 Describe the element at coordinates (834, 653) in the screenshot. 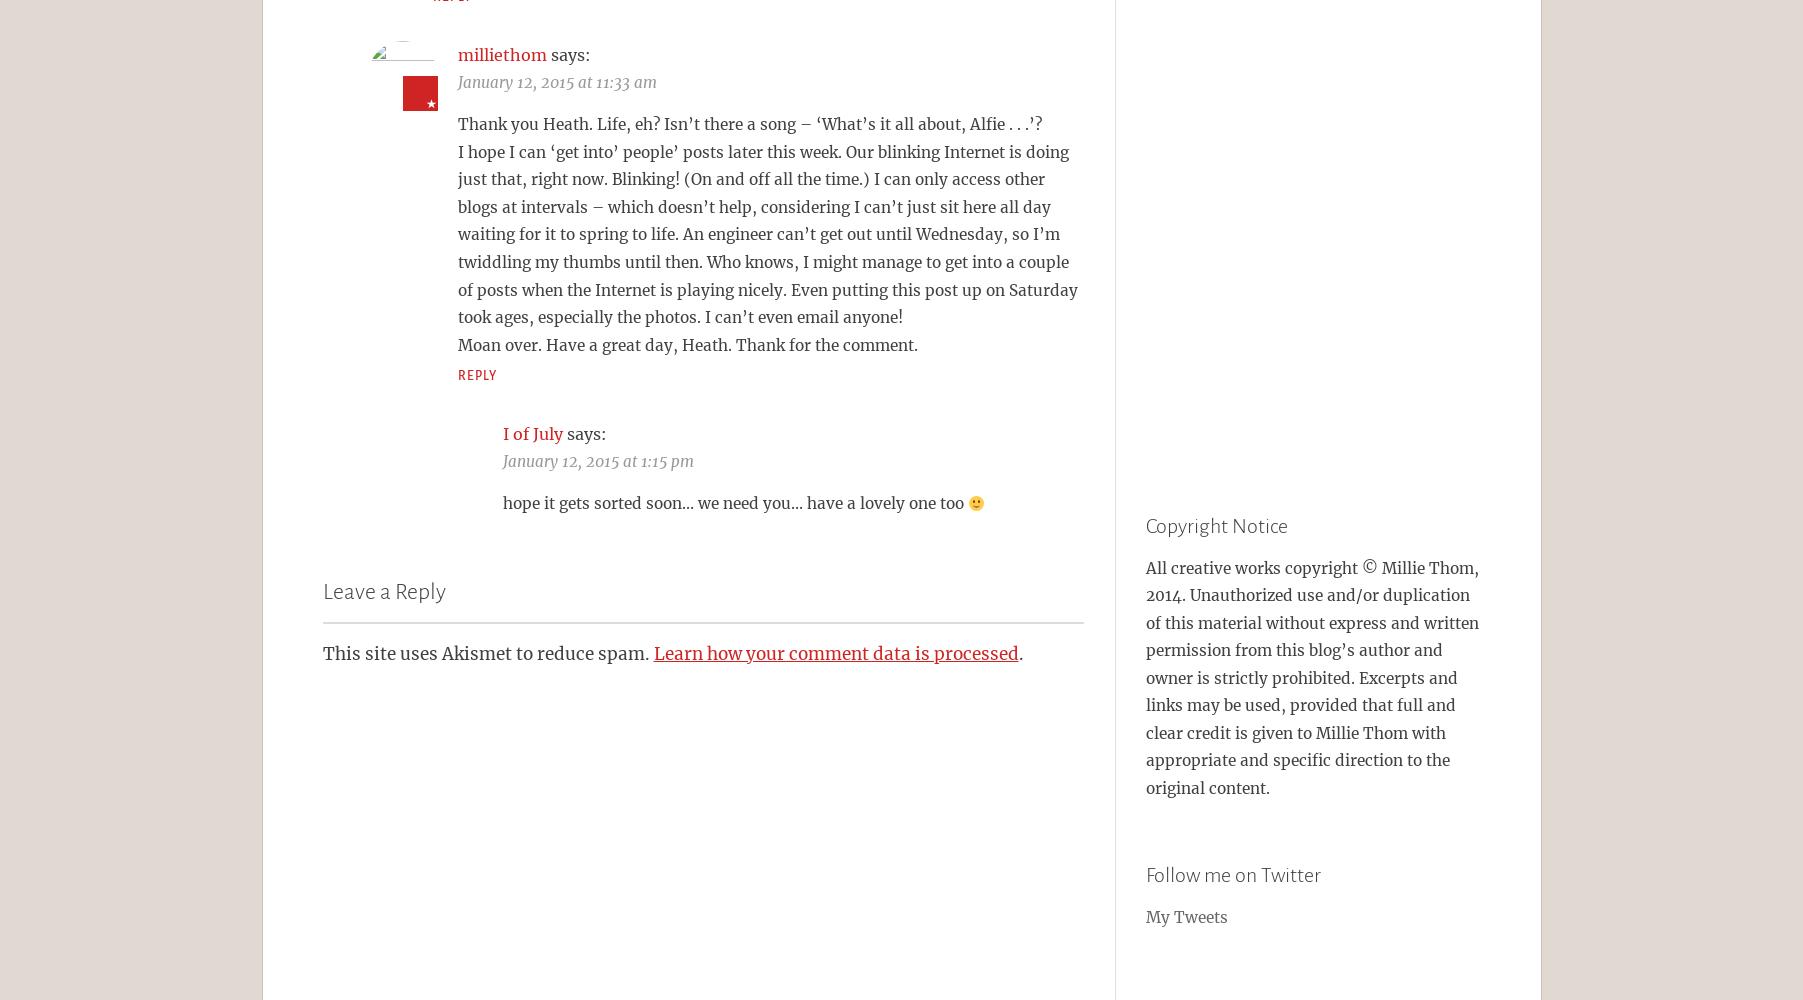

I see `'Learn how your comment data is processed'` at that location.